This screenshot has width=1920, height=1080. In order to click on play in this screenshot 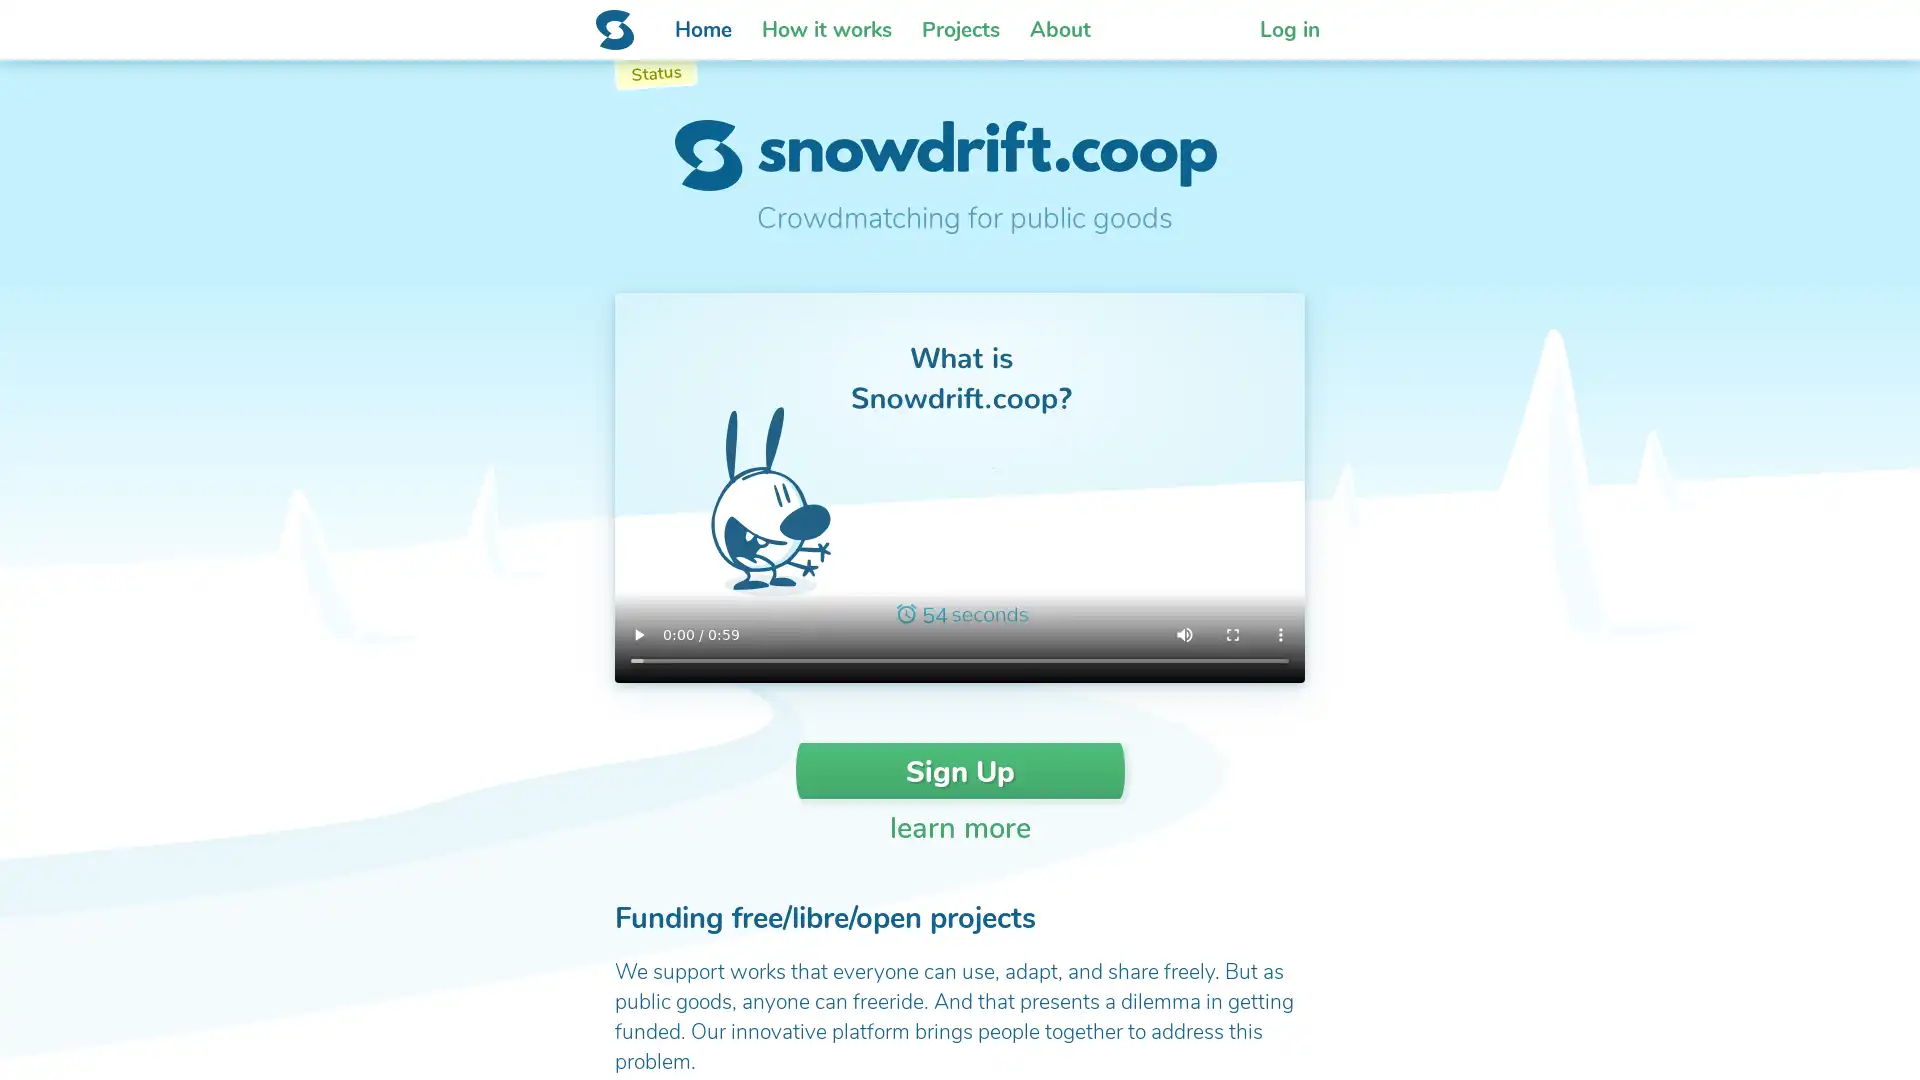, I will do `click(637, 635)`.